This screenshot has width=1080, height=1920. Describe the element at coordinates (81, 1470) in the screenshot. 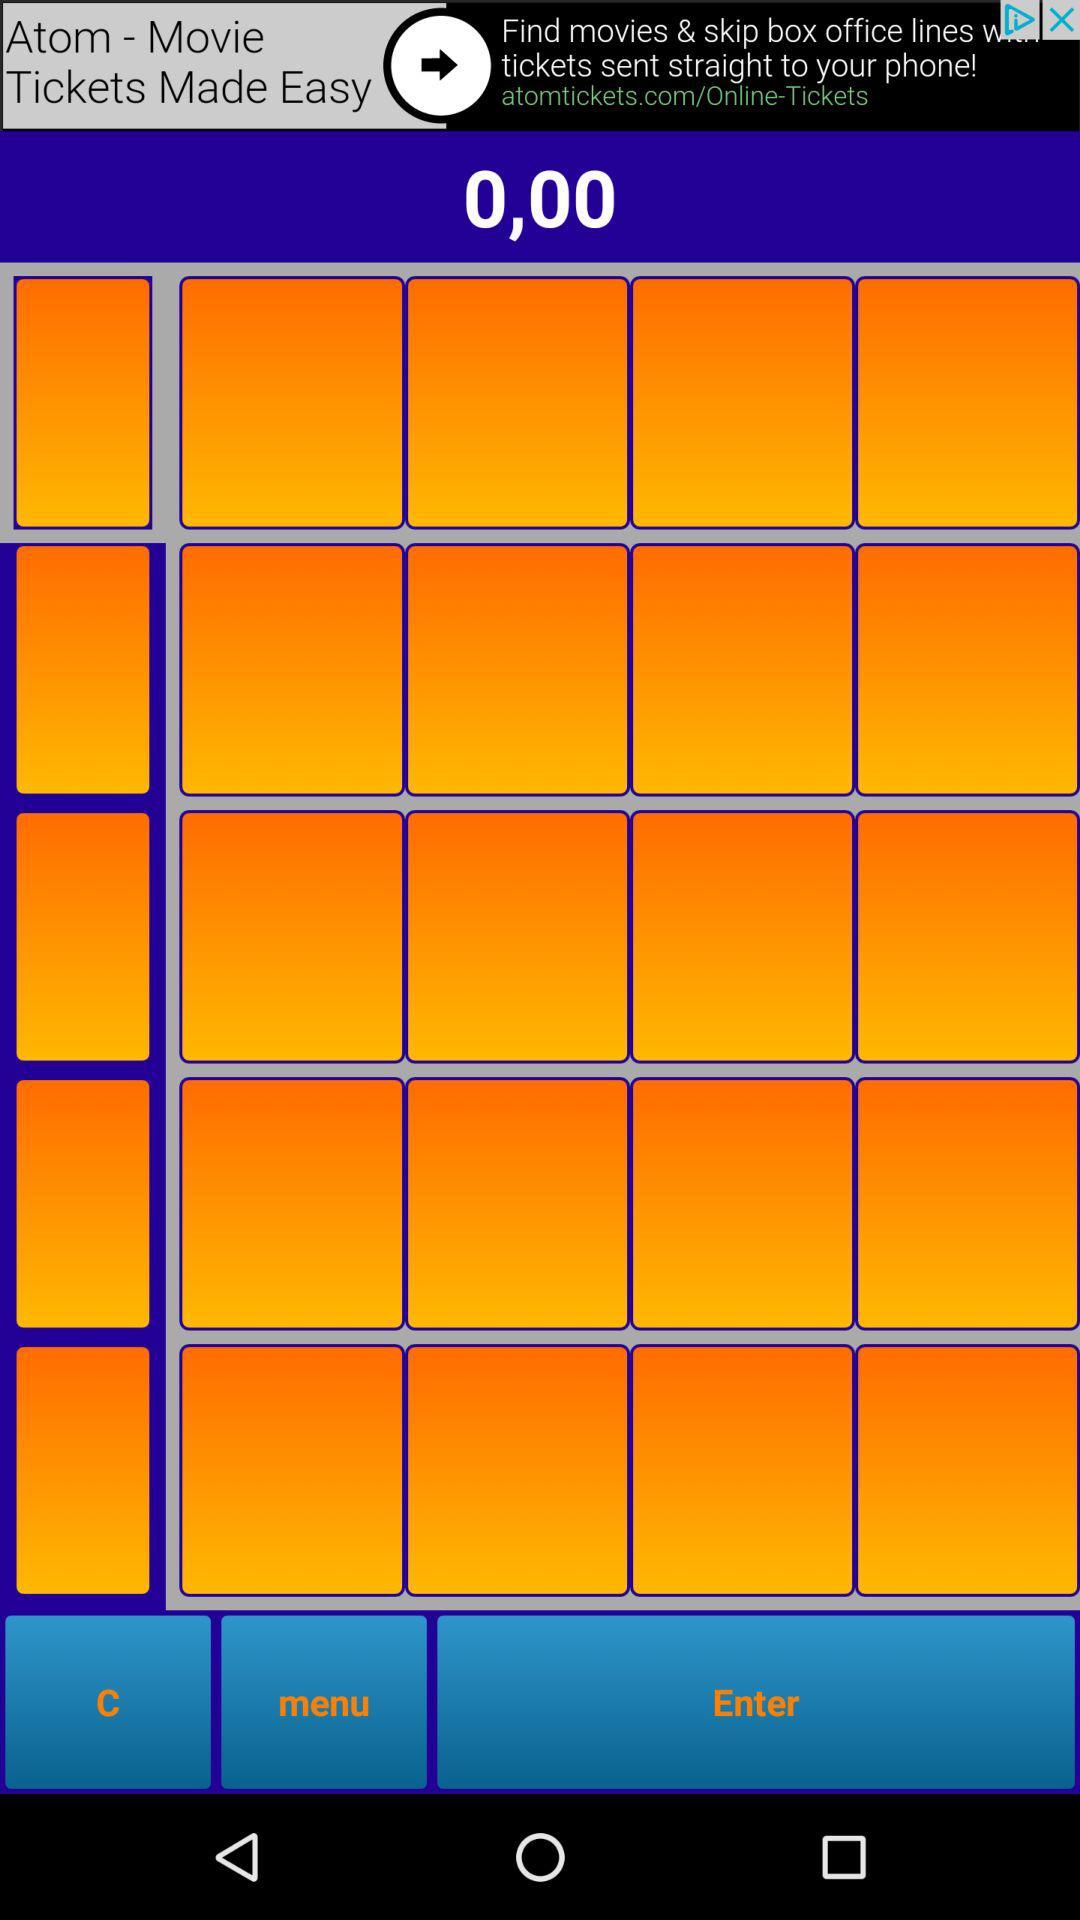

I see `flip card` at that location.